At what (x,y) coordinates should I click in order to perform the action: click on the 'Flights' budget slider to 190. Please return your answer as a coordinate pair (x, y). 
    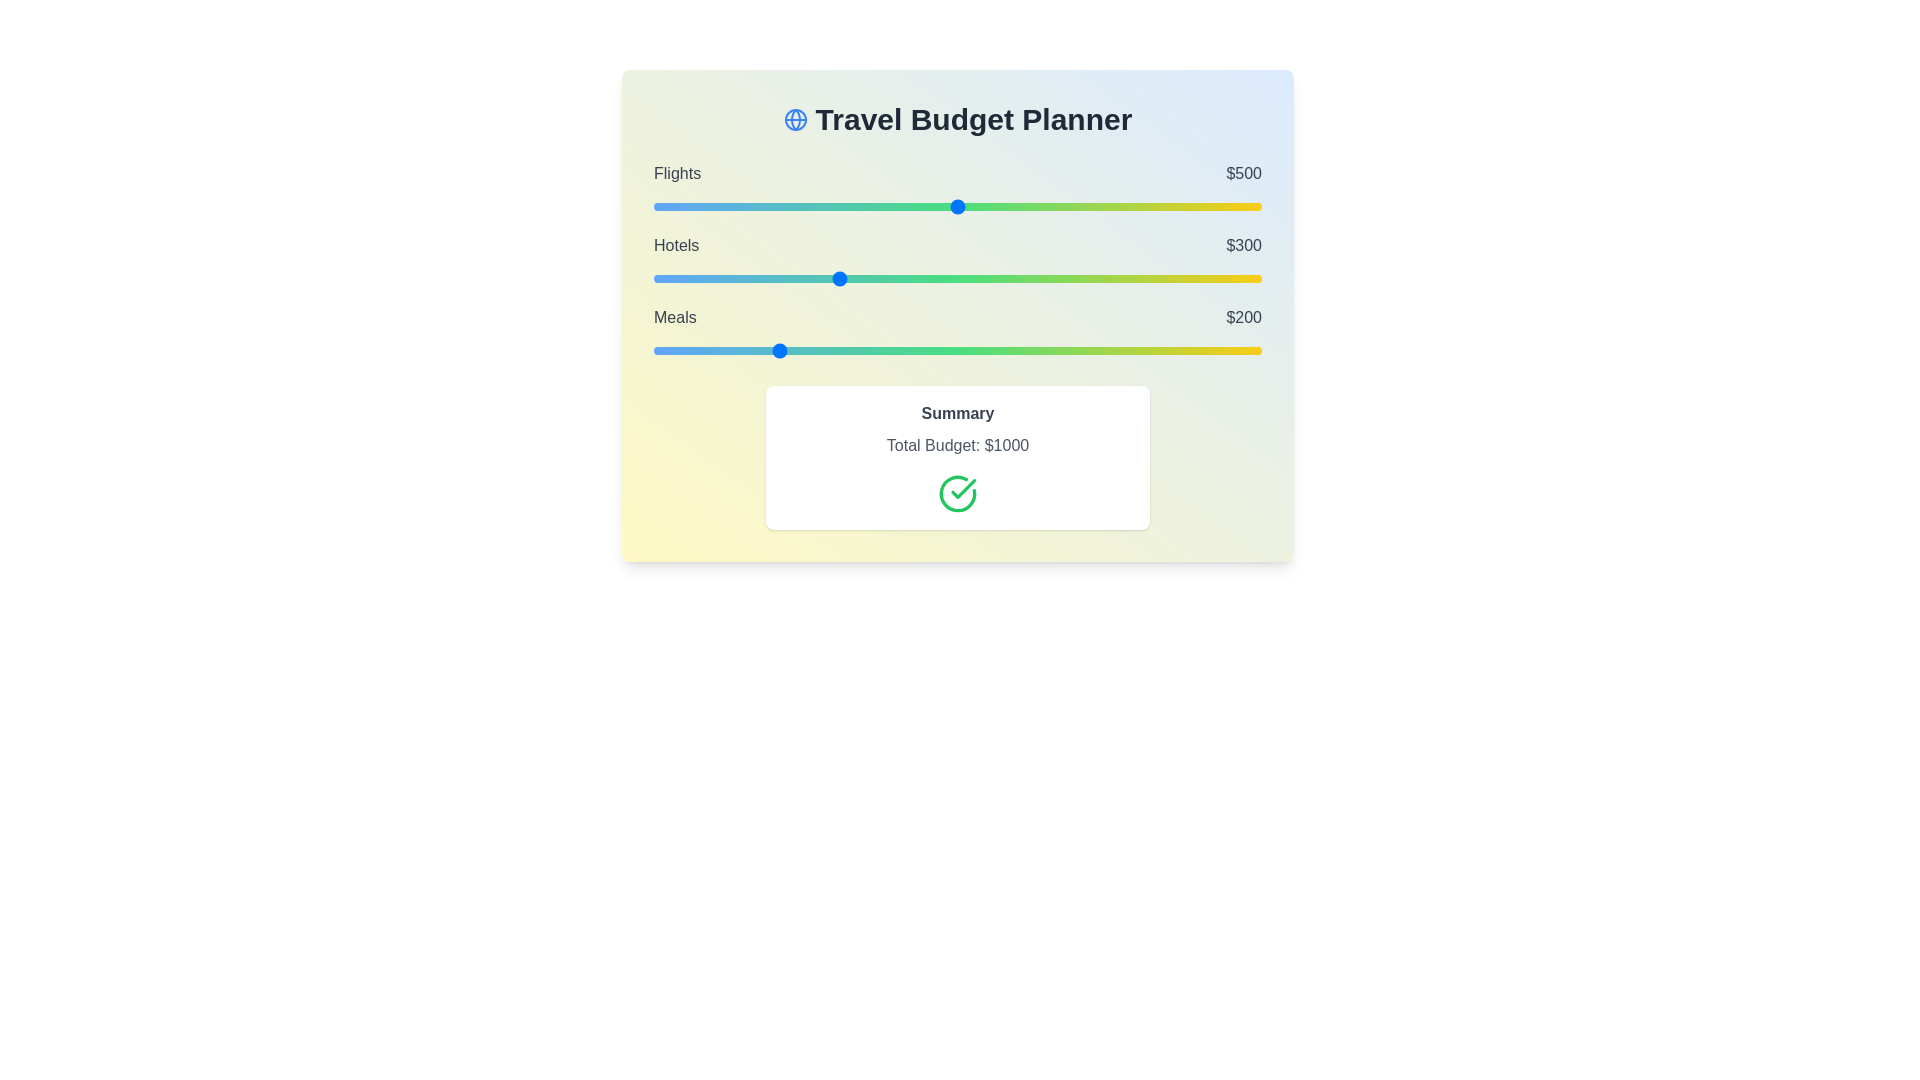
    Looking at the image, I should click on (768, 207).